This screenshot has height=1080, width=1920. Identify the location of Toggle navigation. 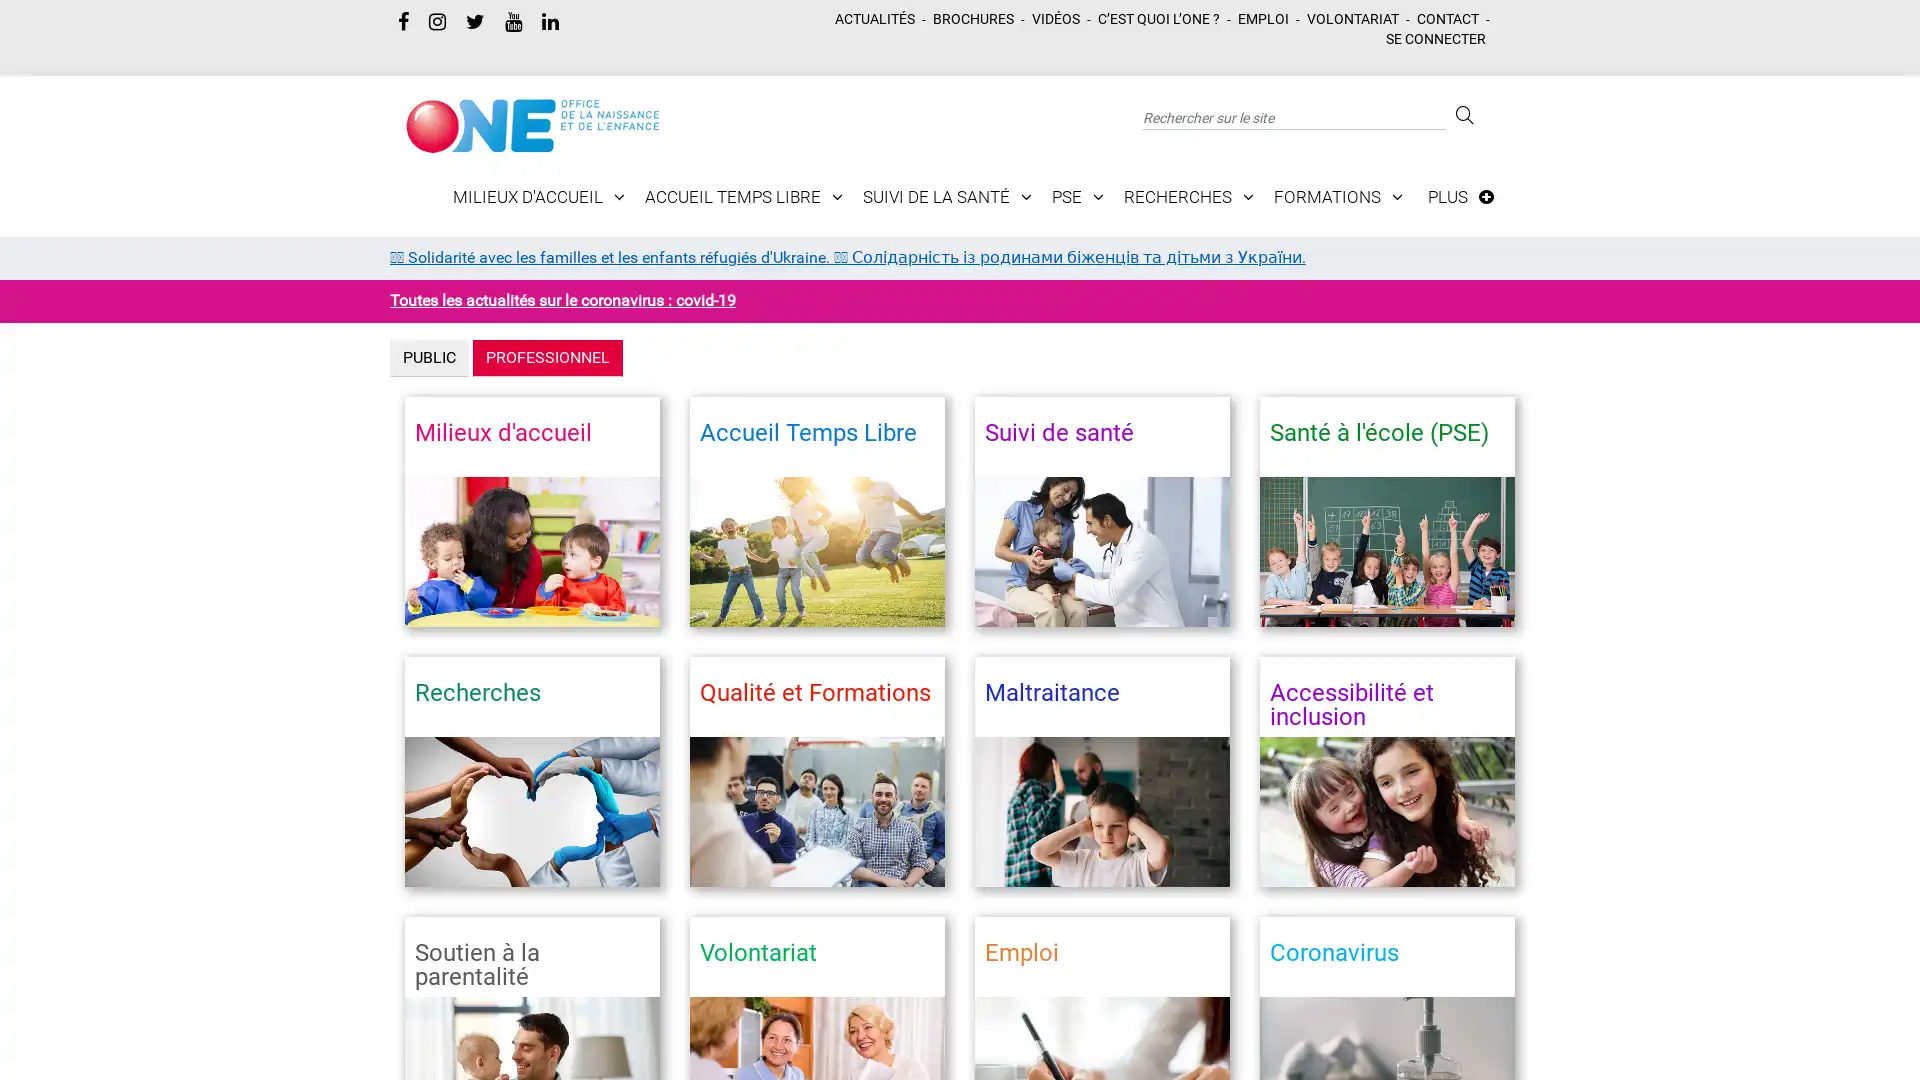
(700, 123).